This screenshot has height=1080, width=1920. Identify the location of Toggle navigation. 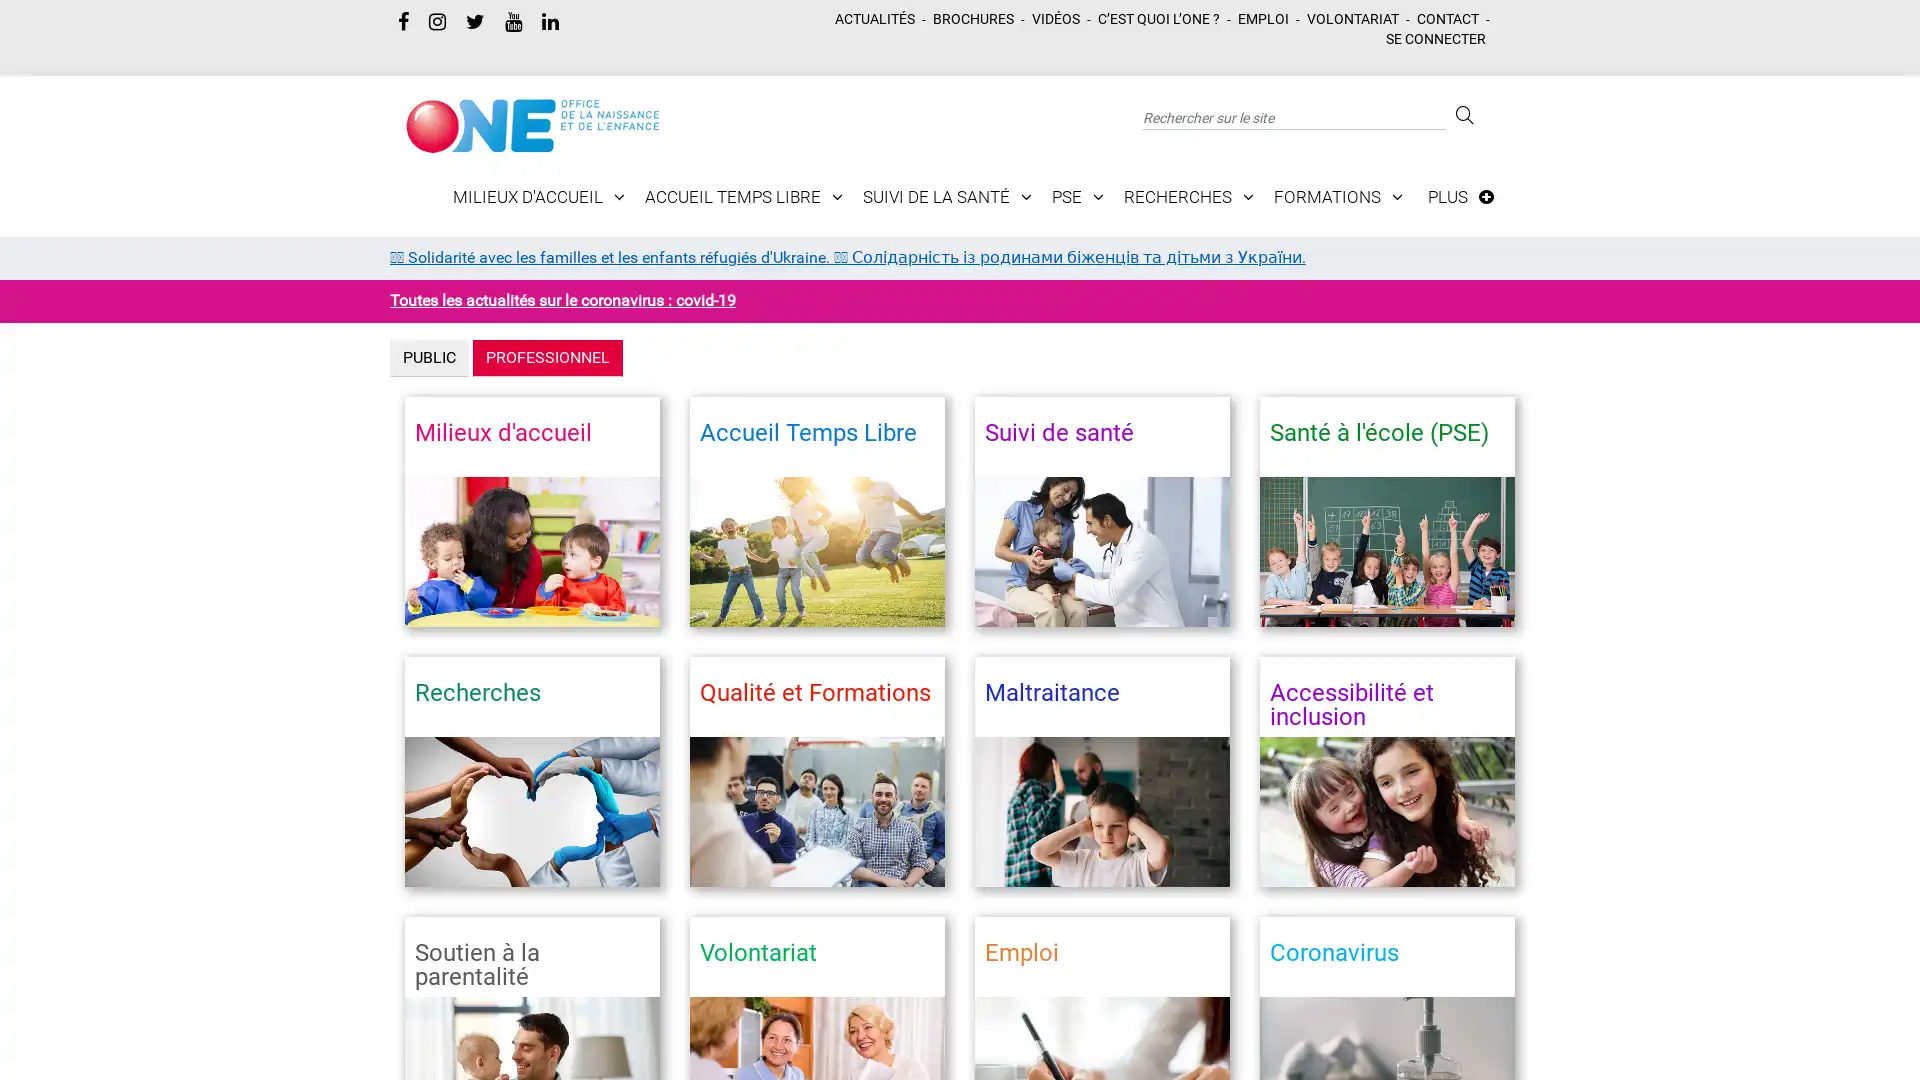
(700, 123).